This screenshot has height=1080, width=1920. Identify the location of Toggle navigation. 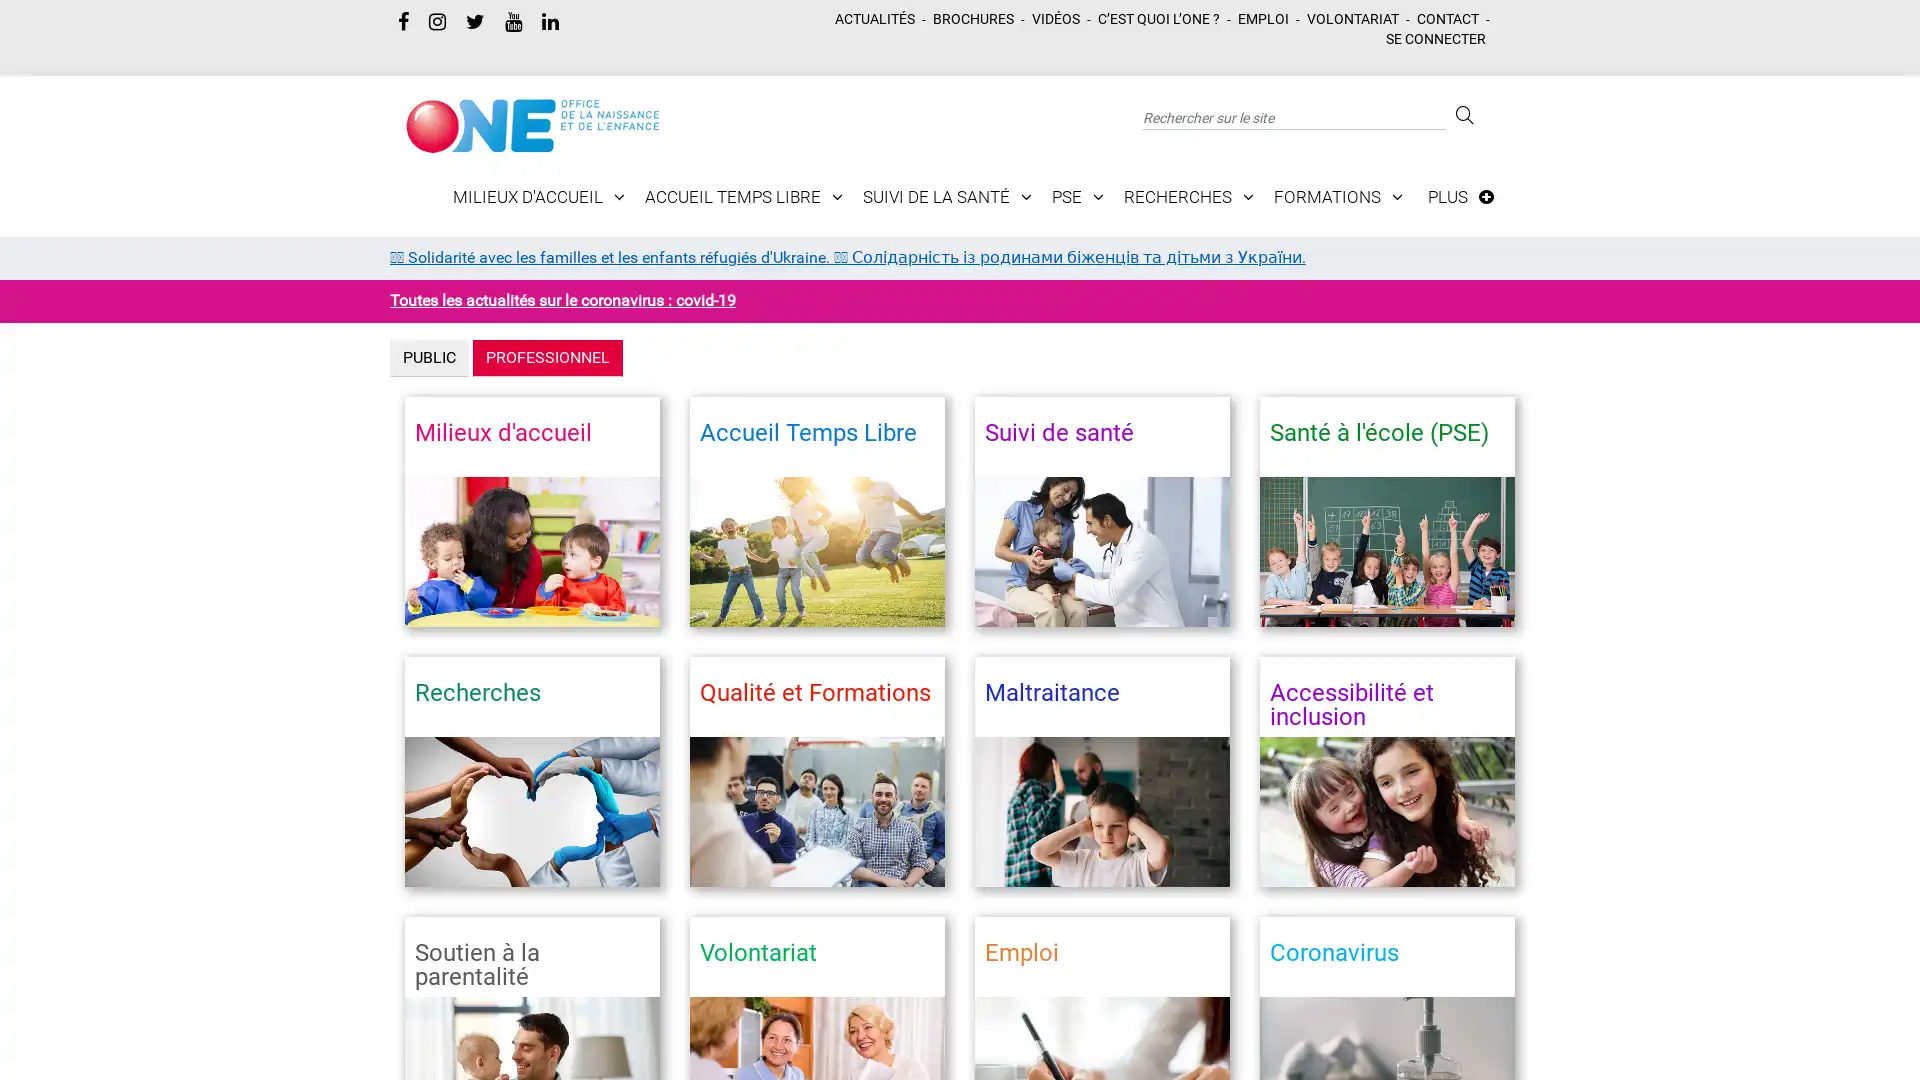
(700, 123).